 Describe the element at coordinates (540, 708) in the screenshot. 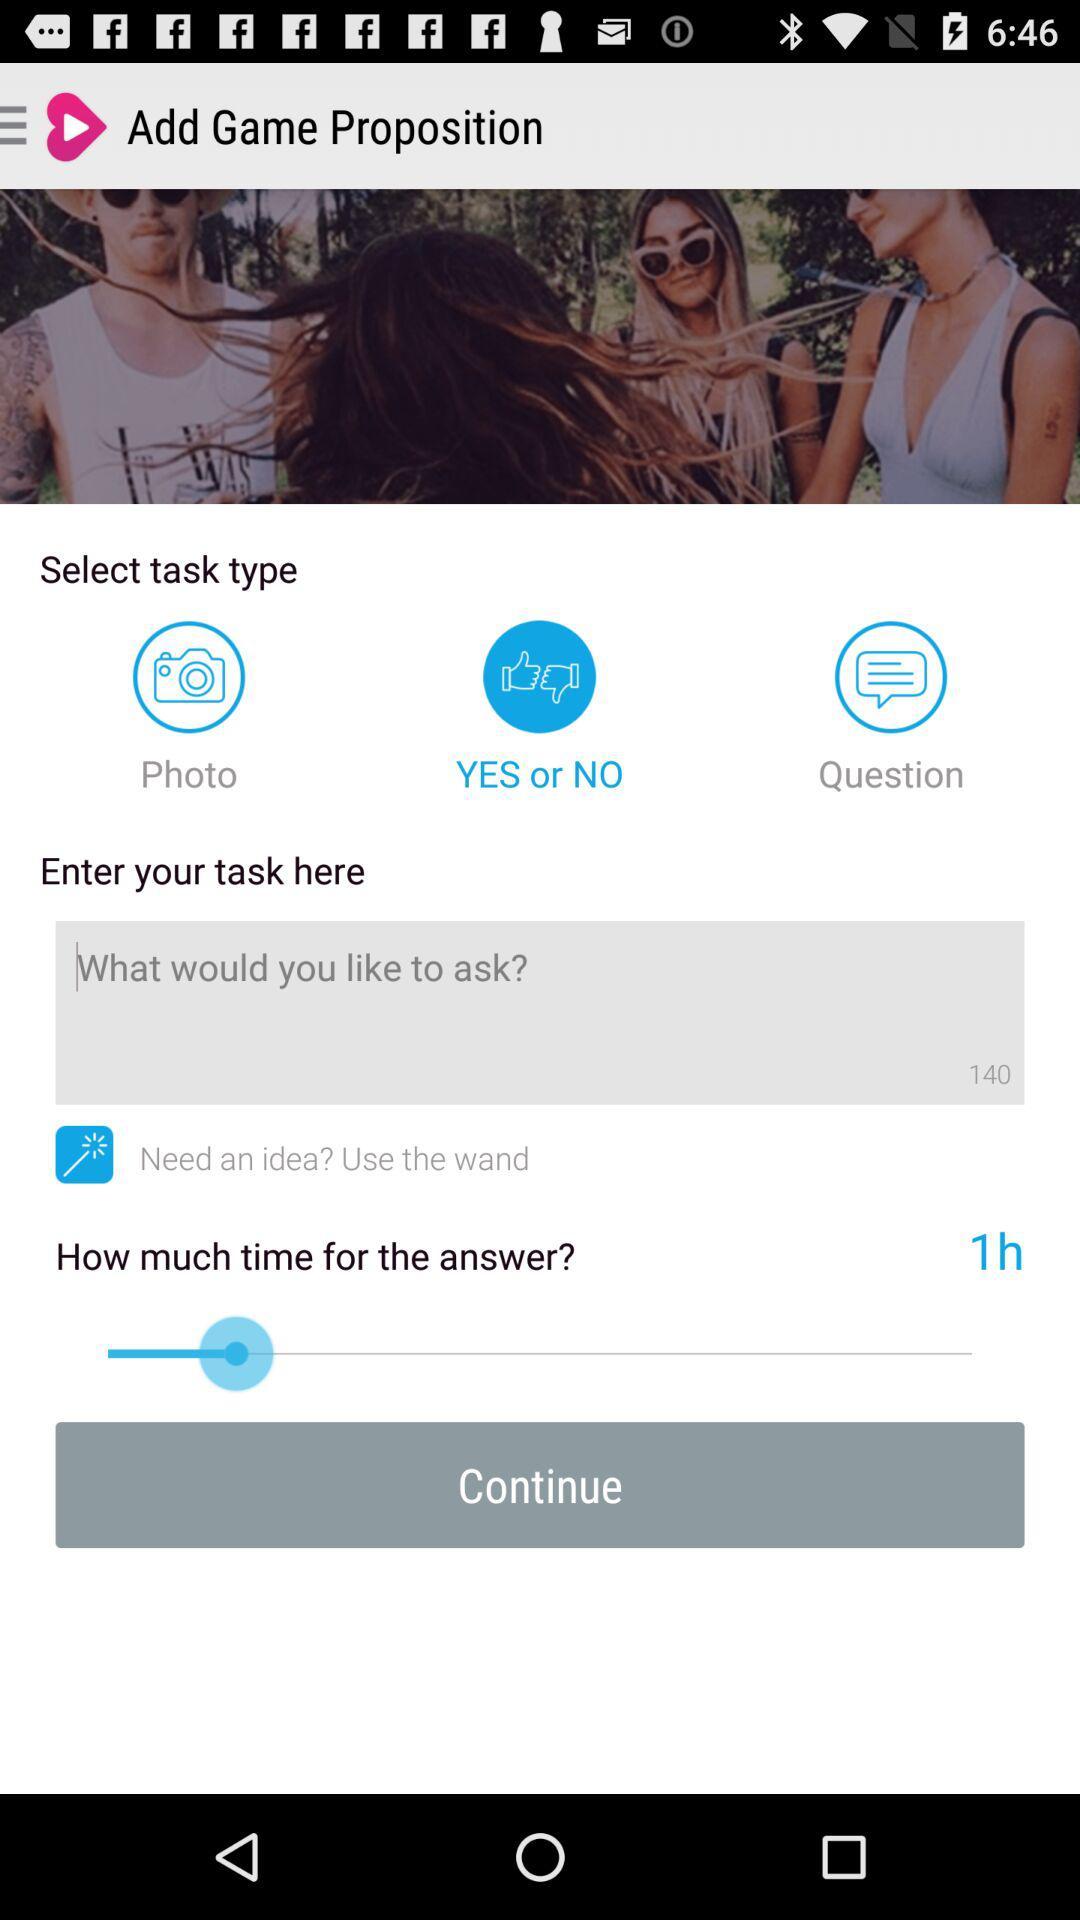

I see `icon next to the photo item` at that location.